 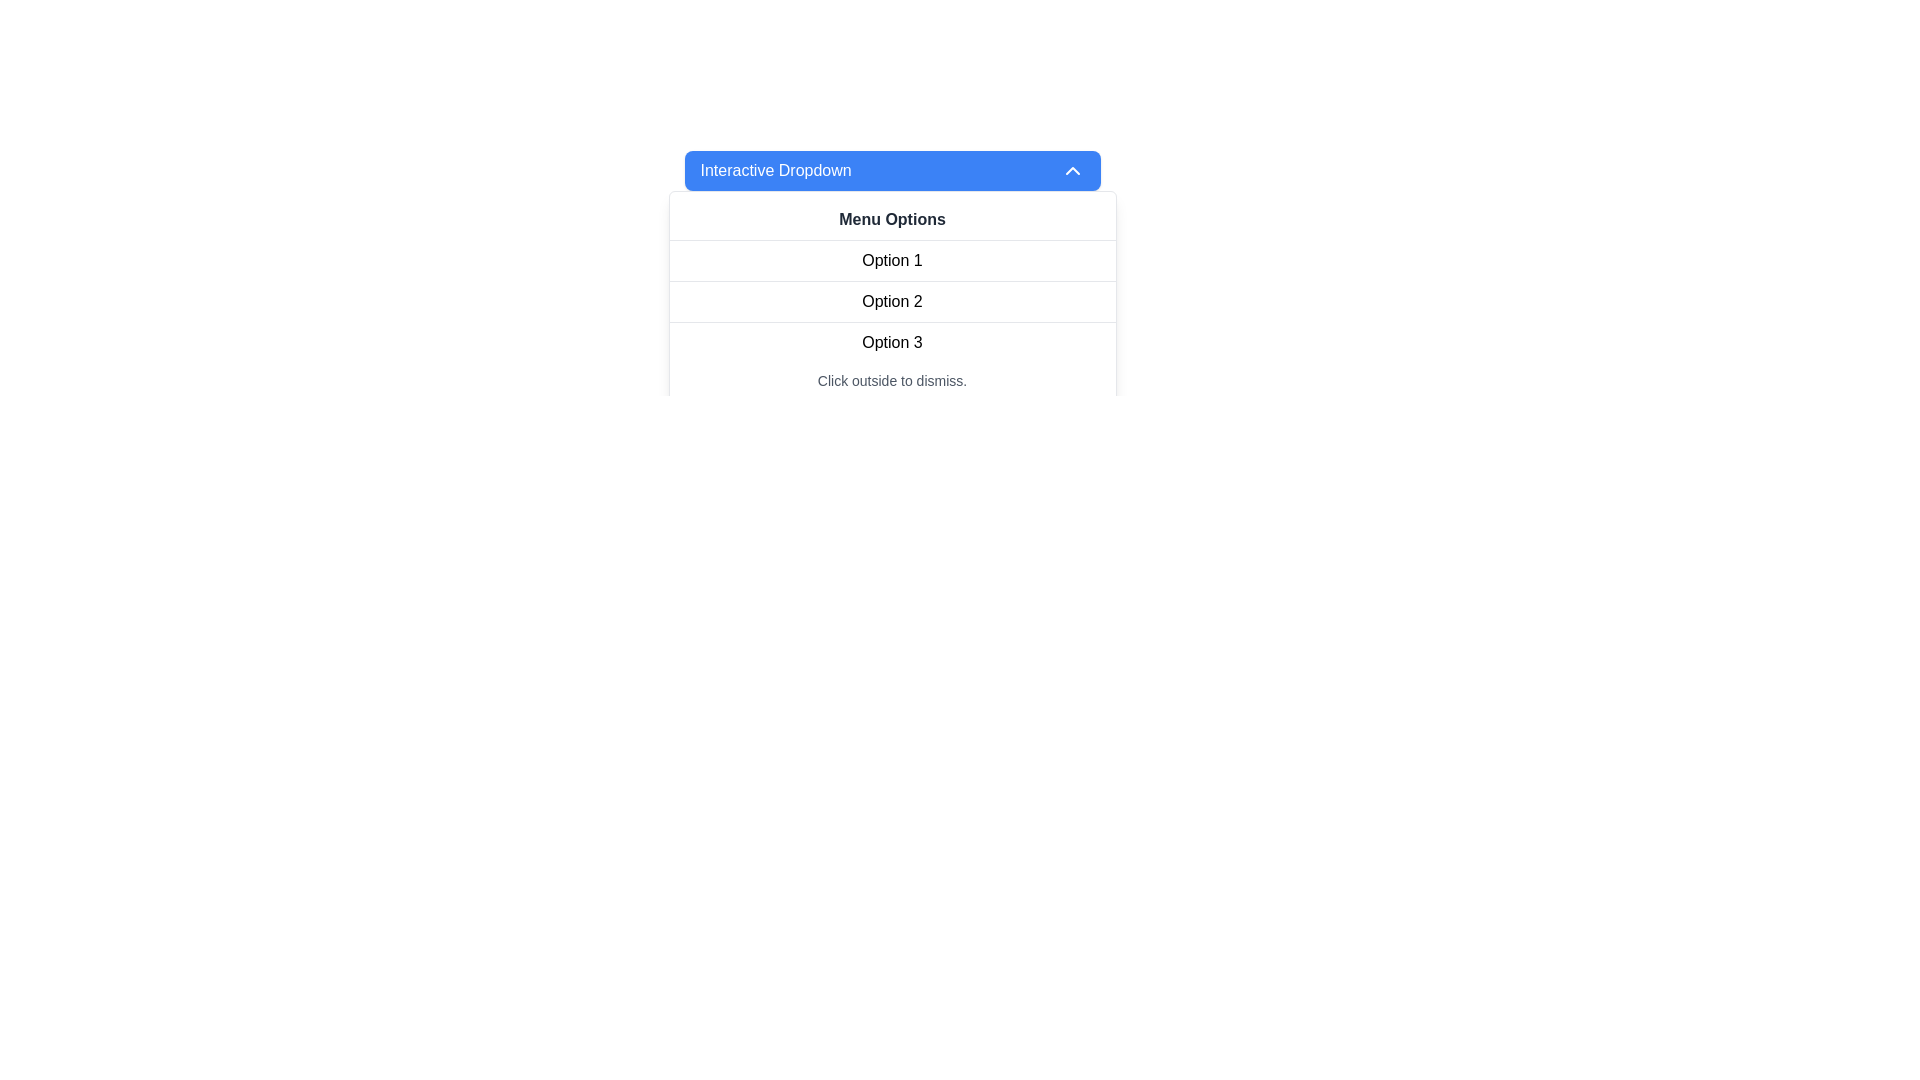 I want to click on the options in the dropdown list located below 'Menu Options' and above 'Click outside to dismiss.', so click(x=891, y=301).